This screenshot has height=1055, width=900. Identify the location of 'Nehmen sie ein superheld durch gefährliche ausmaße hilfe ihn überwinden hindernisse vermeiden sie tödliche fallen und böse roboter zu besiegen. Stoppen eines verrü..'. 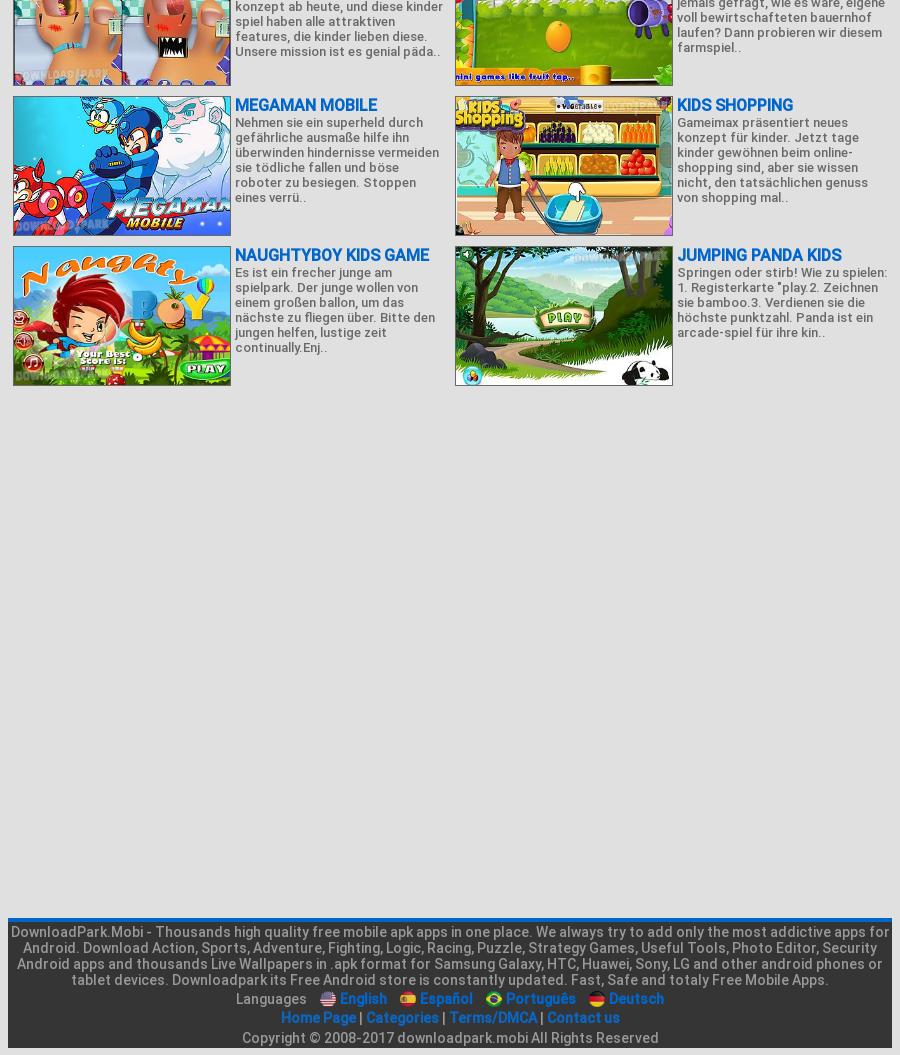
(233, 160).